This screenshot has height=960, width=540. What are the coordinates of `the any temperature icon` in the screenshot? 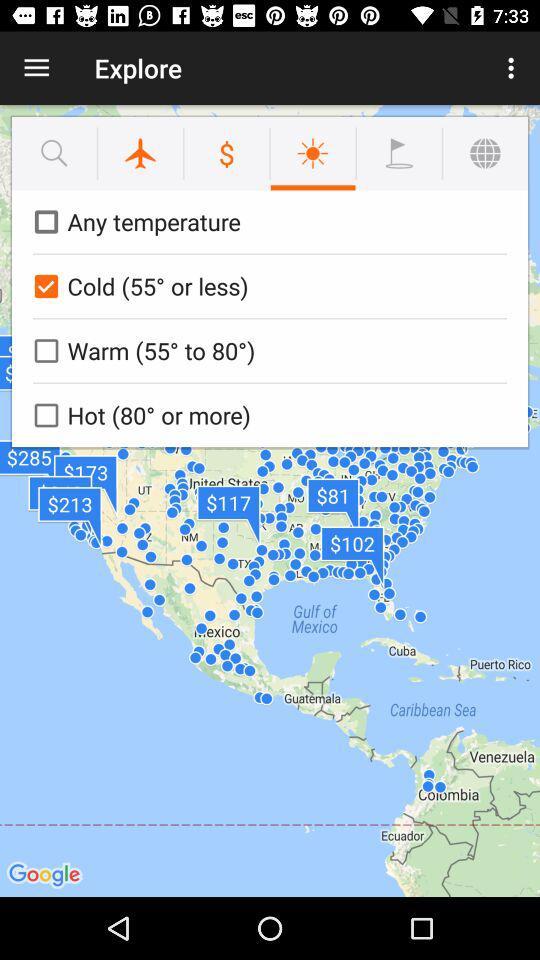 It's located at (266, 221).